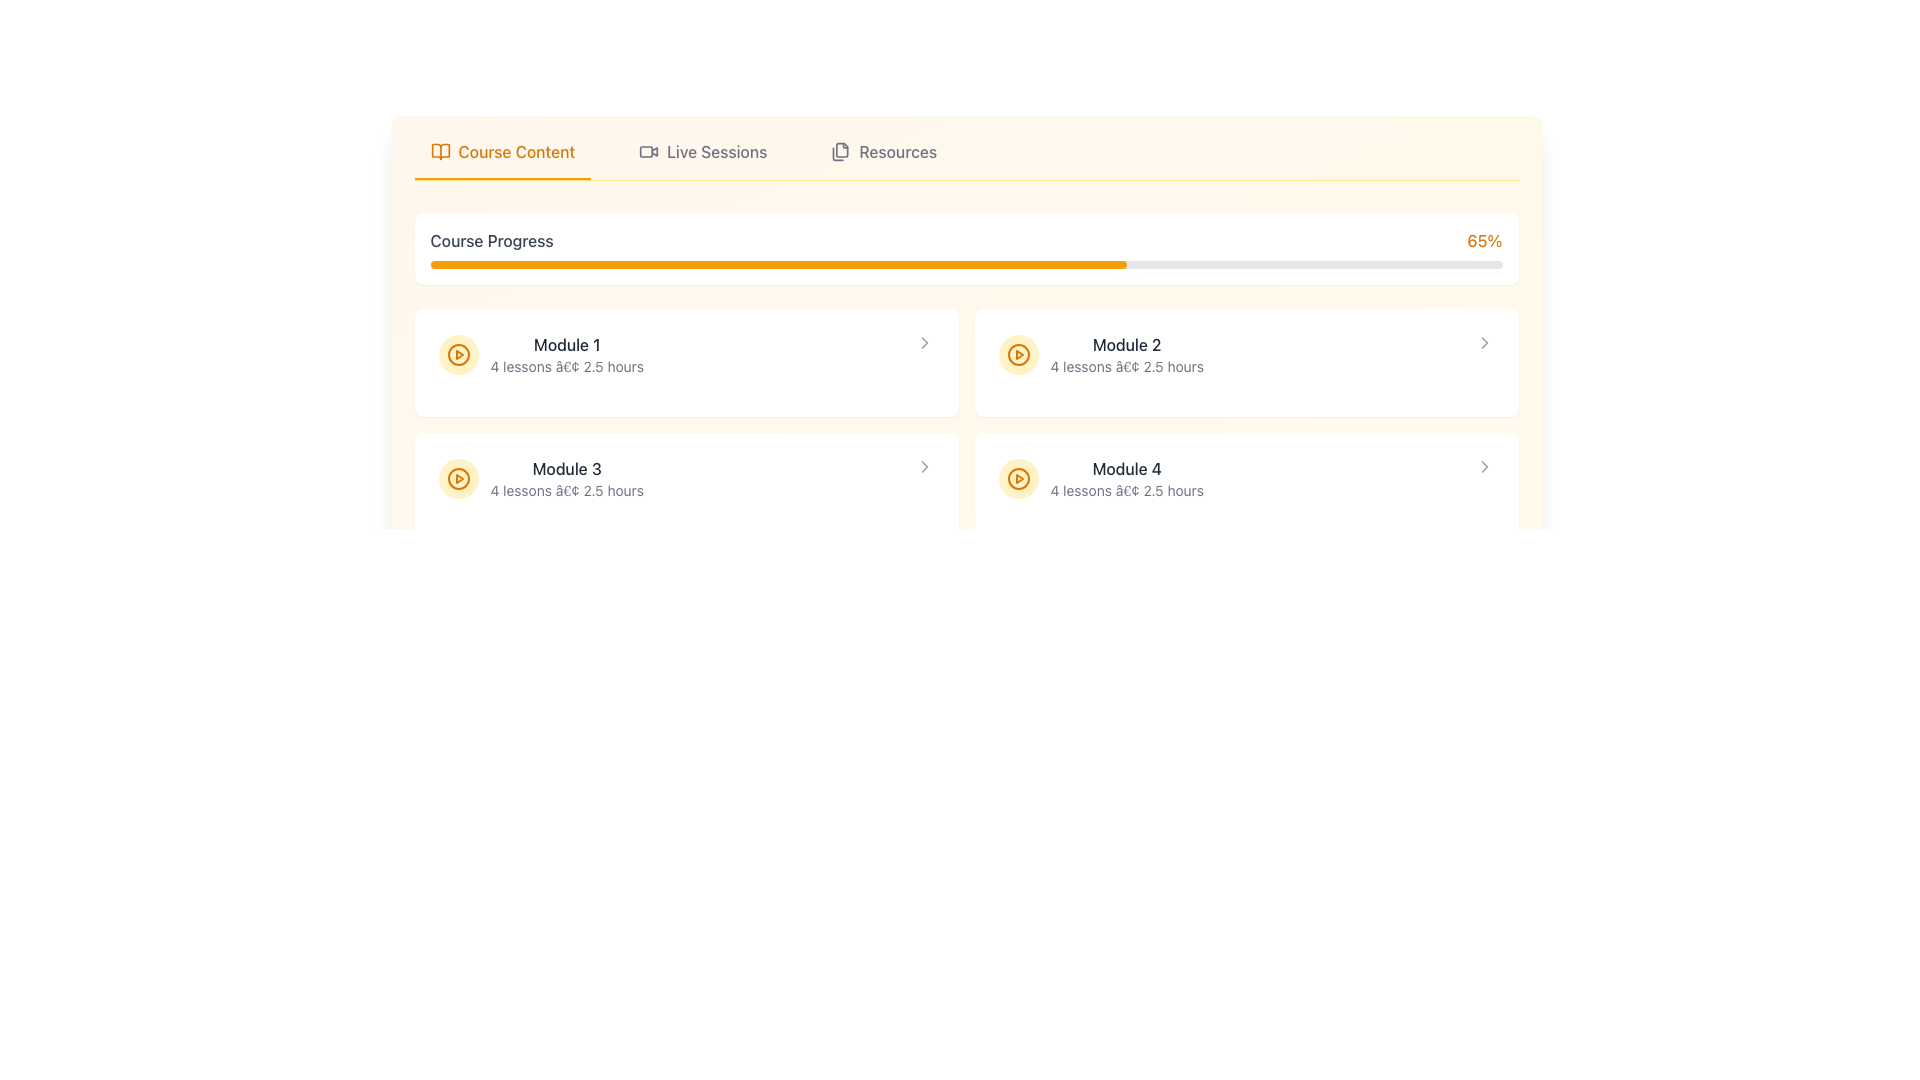 This screenshot has height=1080, width=1920. I want to click on the circular icon with a play symbol in amber tones located to the left of 'Module 1', so click(457, 353).